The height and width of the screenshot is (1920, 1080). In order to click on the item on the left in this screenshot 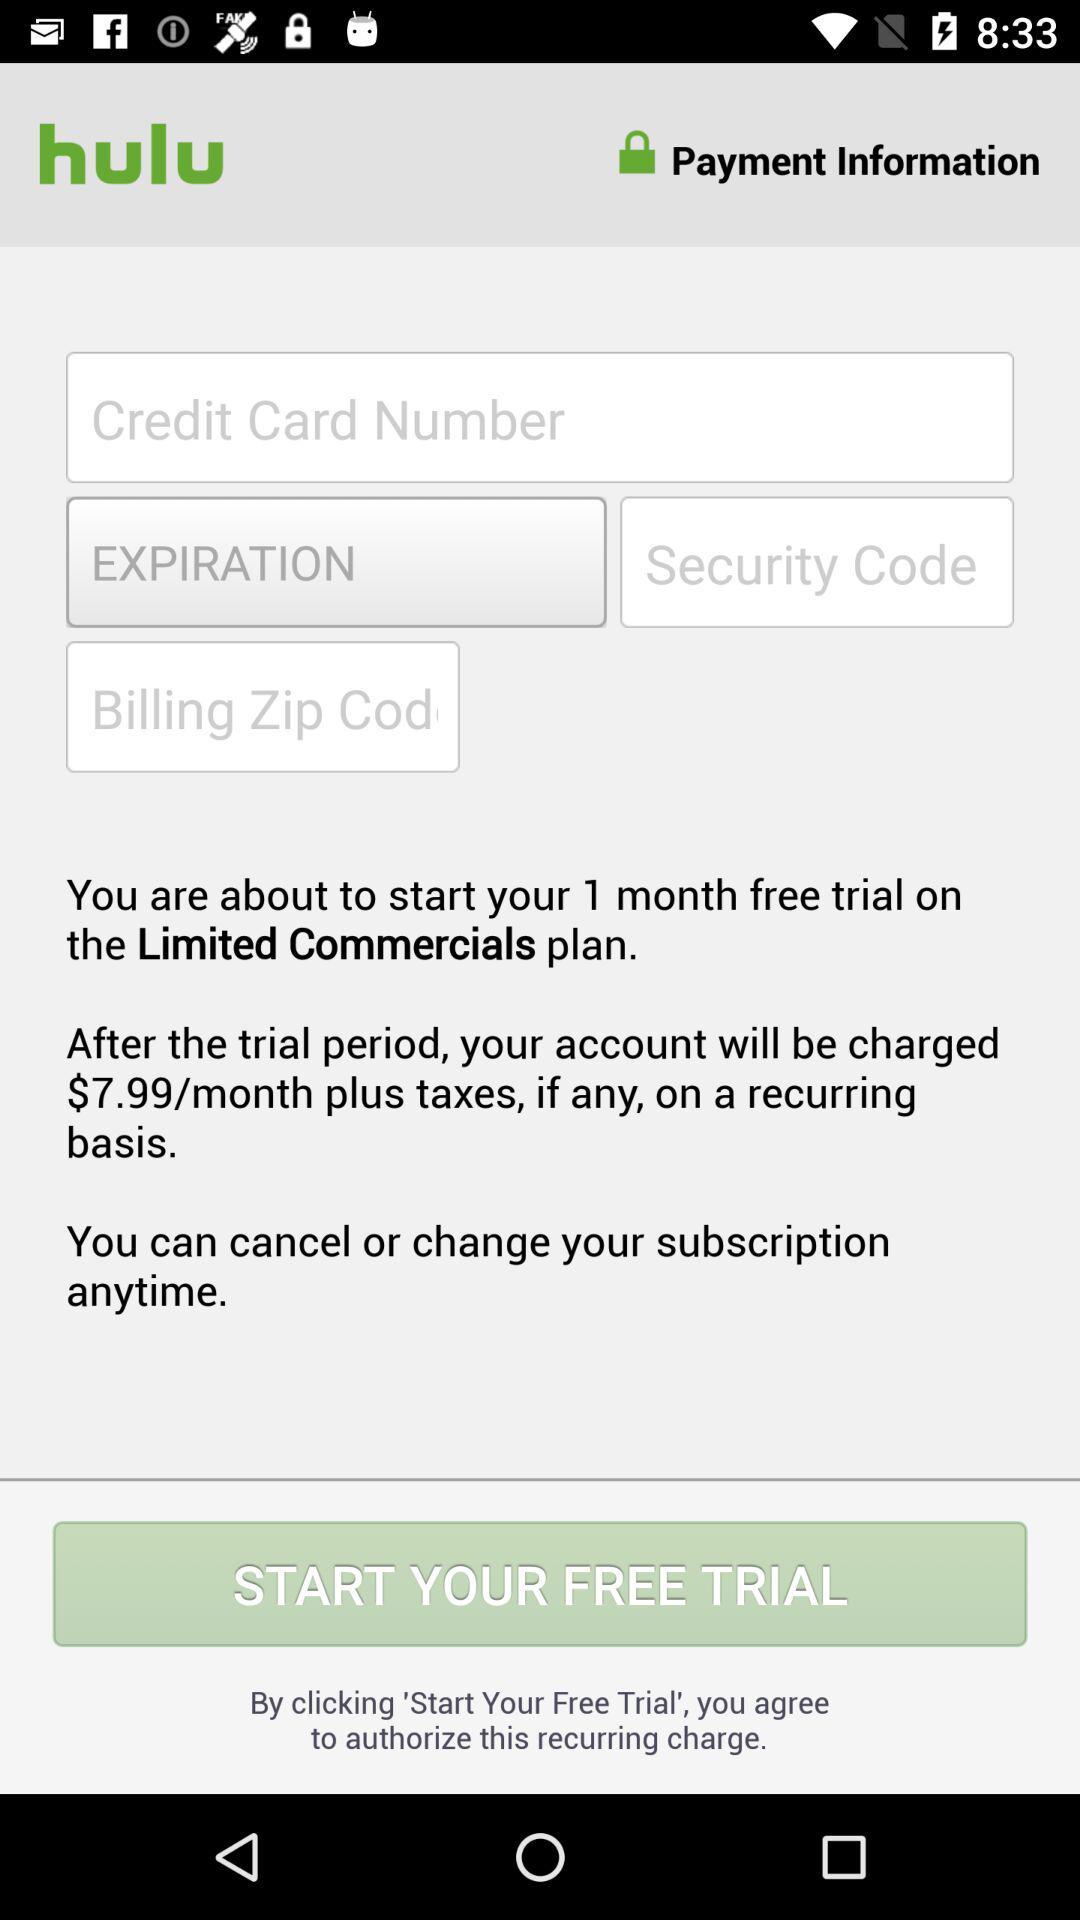, I will do `click(261, 706)`.